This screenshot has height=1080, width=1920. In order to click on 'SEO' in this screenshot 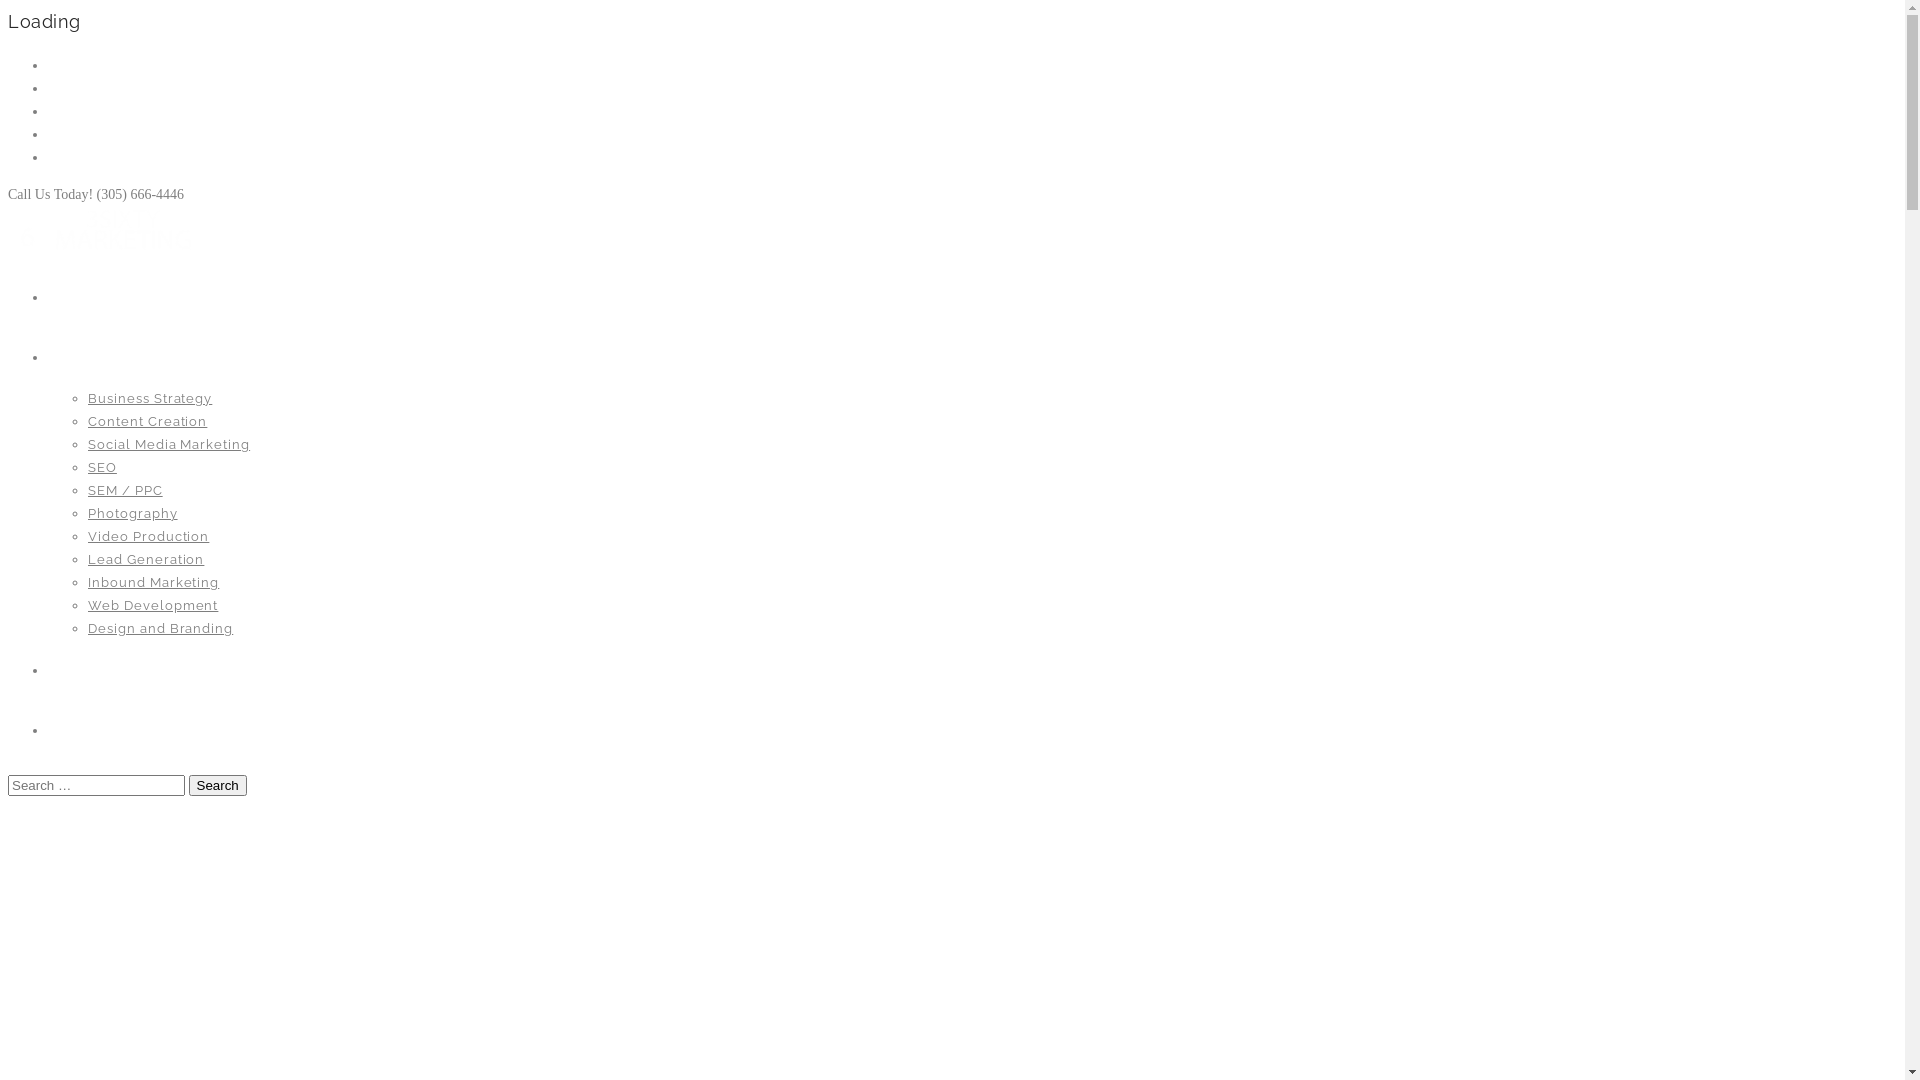, I will do `click(101, 467)`.